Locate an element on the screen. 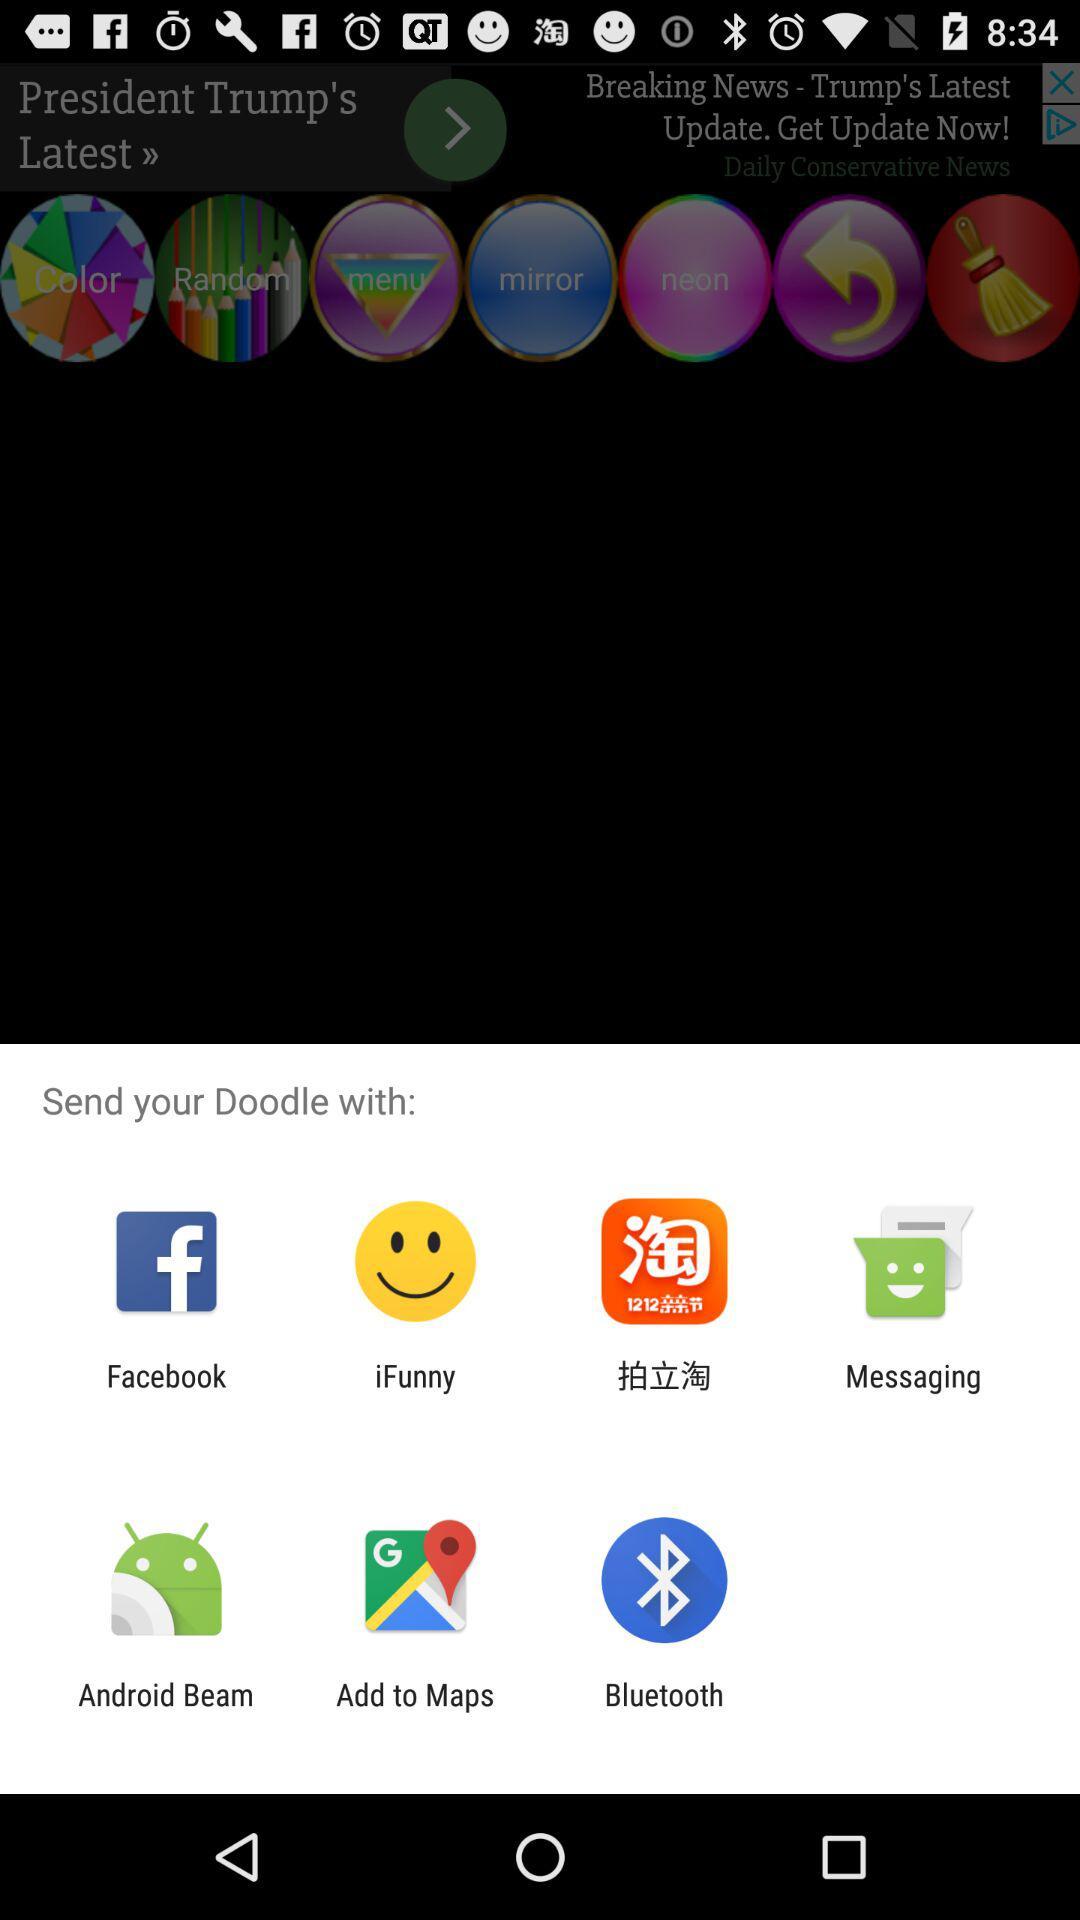 This screenshot has width=1080, height=1920. the item next to the add to maps item is located at coordinates (664, 1711).